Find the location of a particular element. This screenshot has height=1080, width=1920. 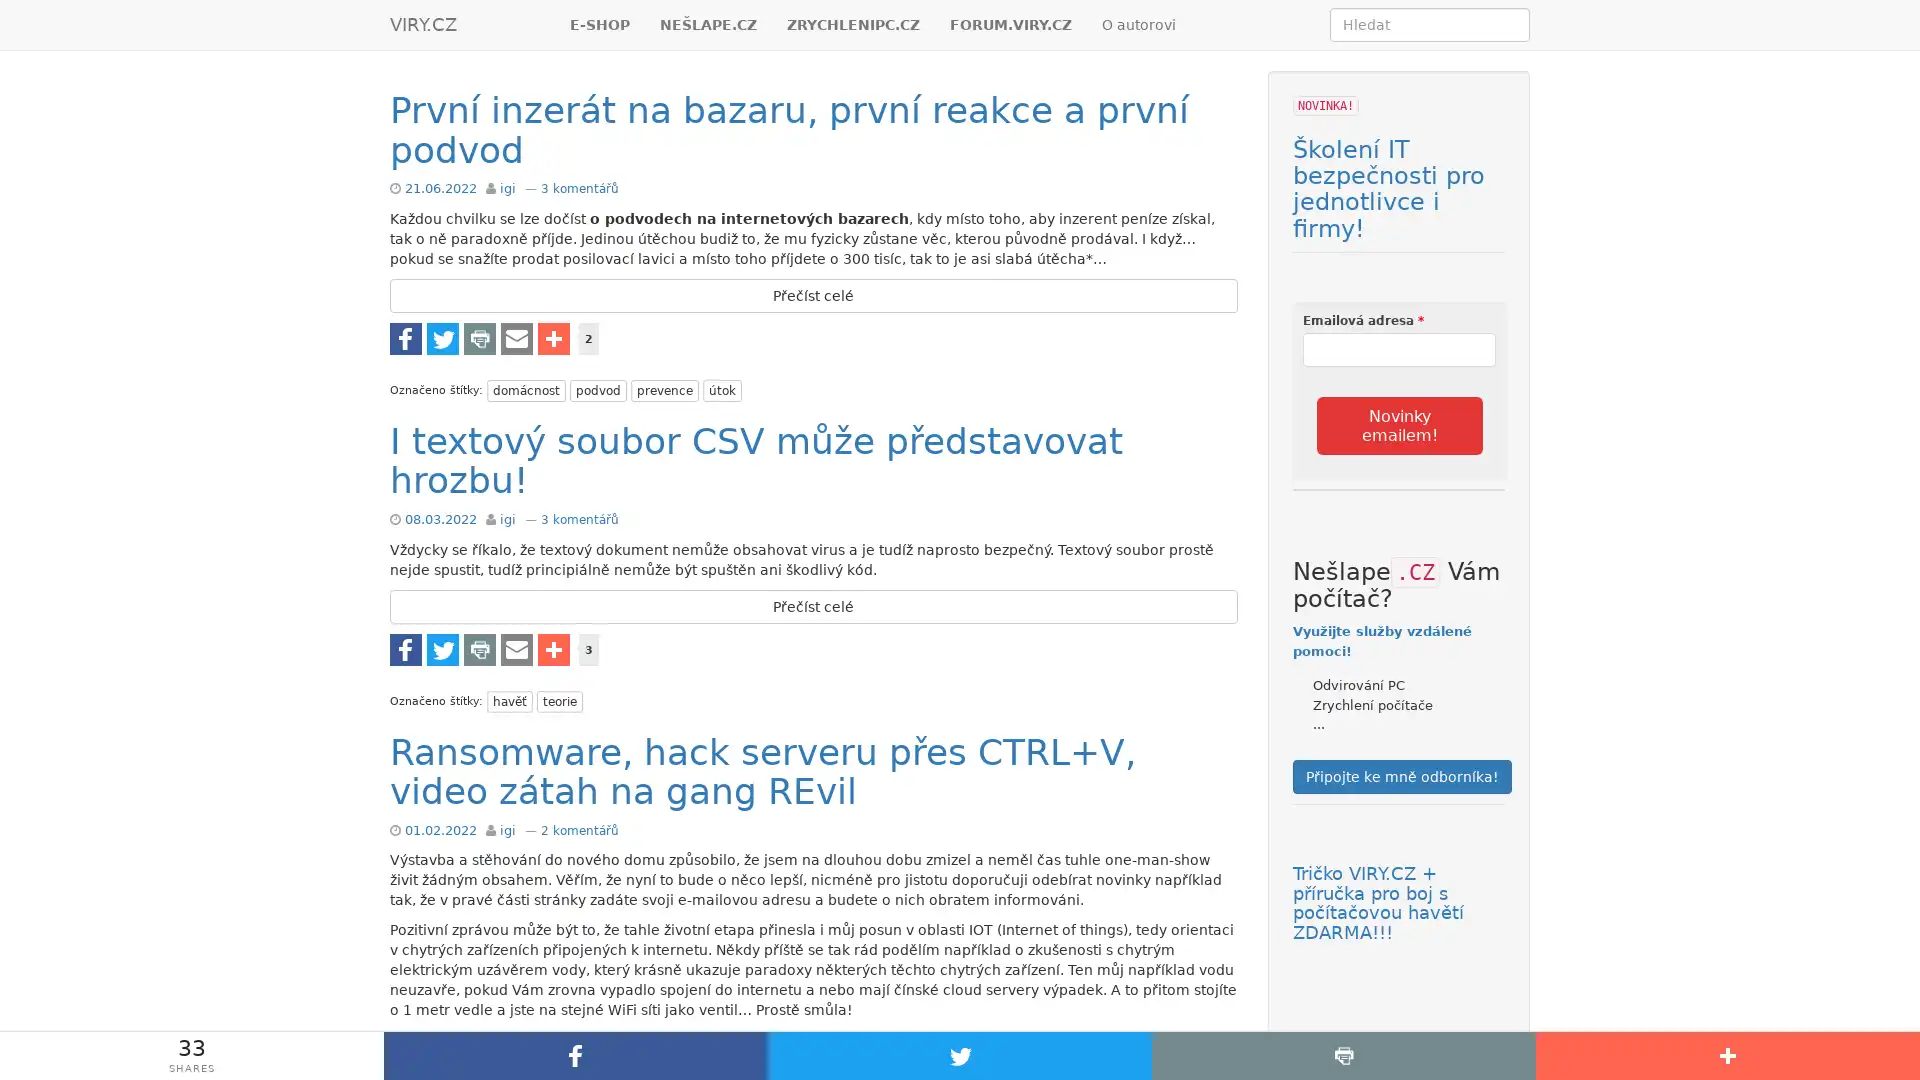

Share to Vice... is located at coordinates (553, 648).